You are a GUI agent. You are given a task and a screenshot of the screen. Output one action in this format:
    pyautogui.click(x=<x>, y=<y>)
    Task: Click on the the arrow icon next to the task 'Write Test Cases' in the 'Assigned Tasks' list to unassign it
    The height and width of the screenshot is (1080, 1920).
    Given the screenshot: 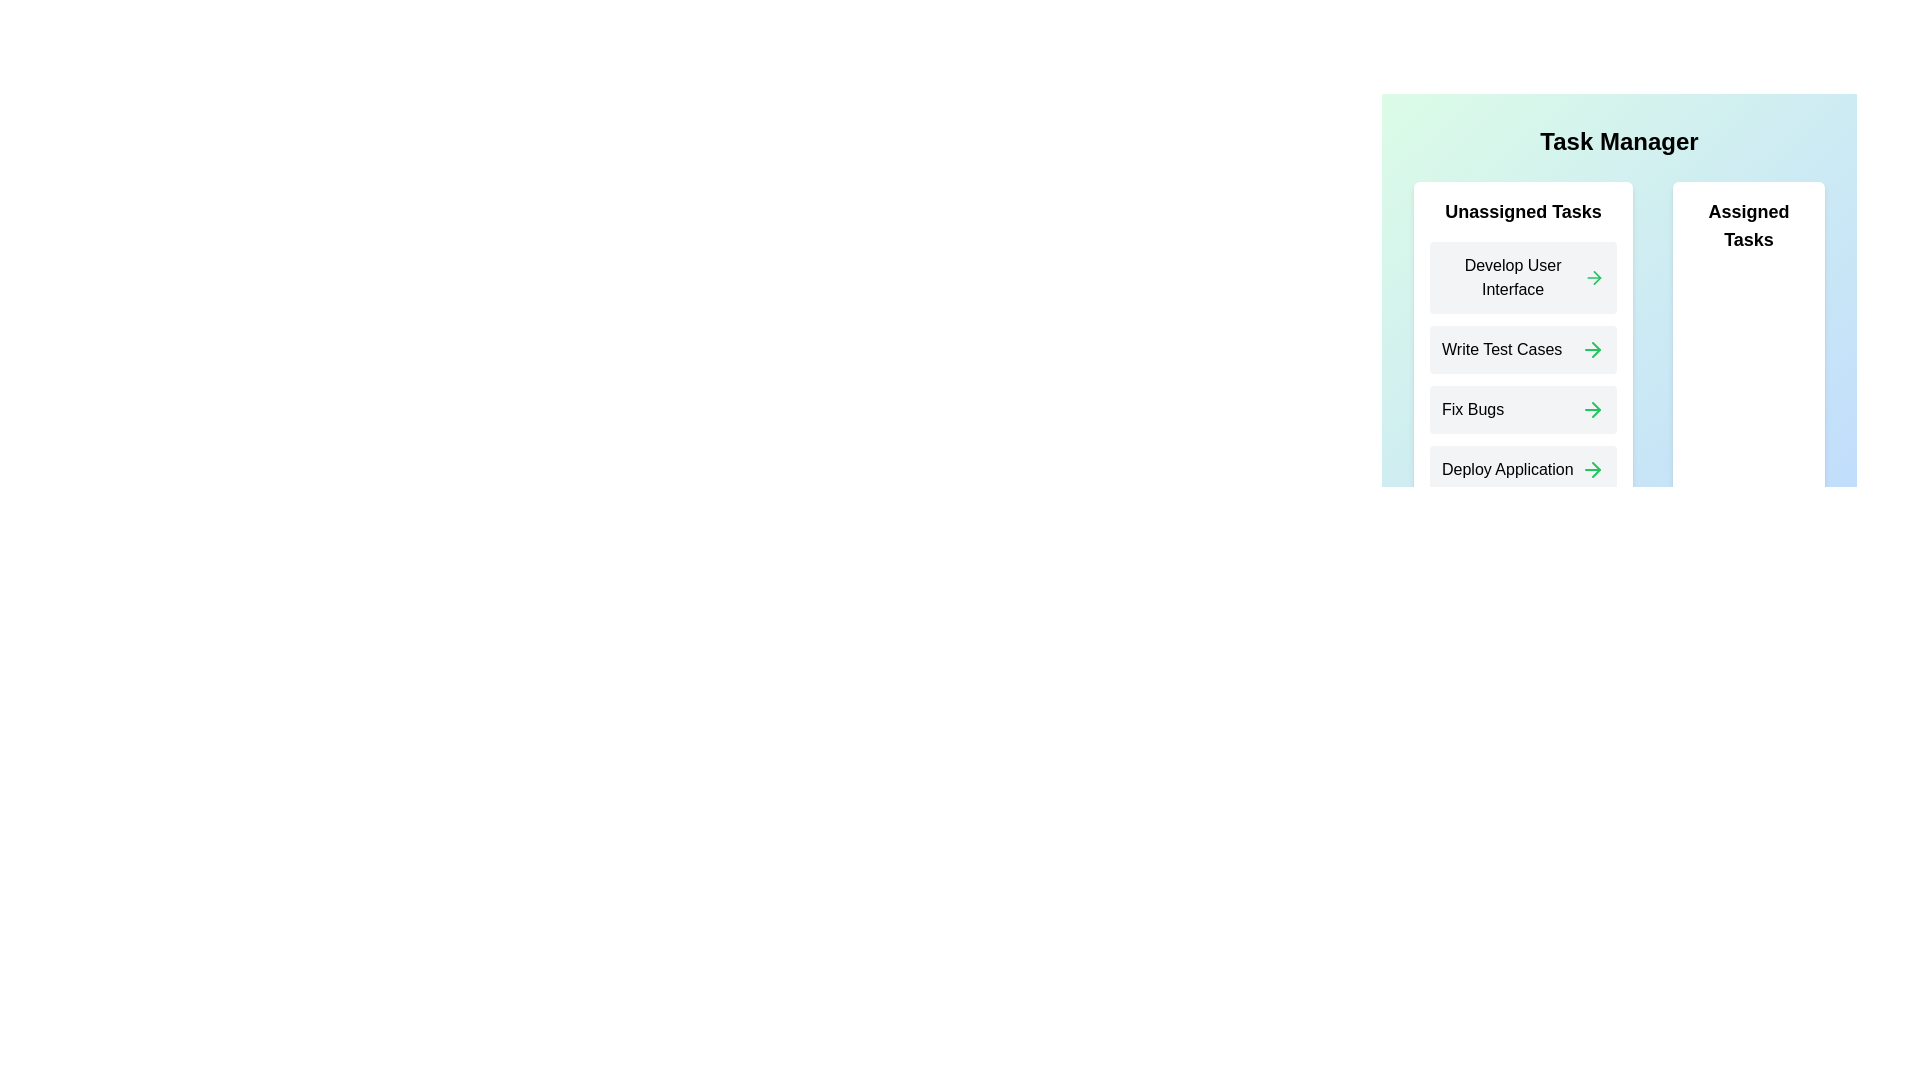 What is the action you would take?
    pyautogui.click(x=1592, y=349)
    